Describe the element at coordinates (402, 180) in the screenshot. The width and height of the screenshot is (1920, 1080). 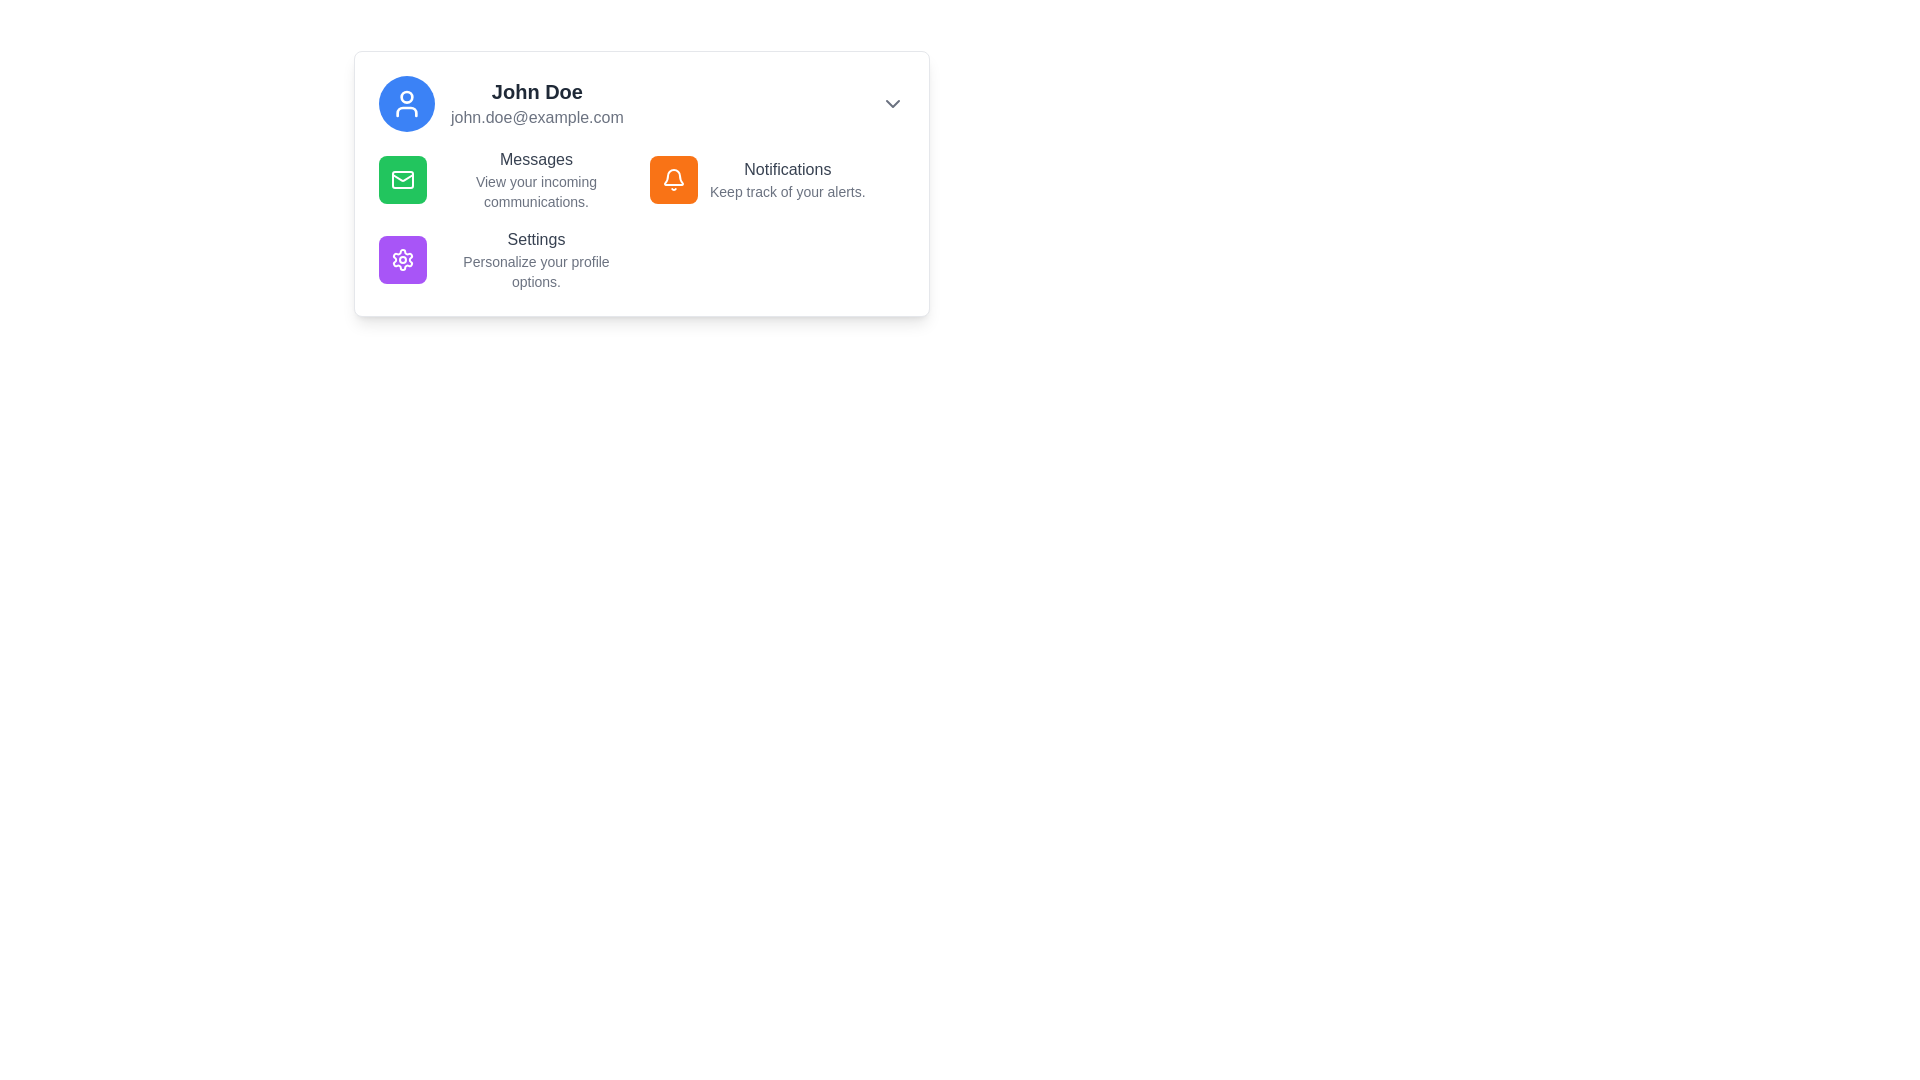
I see `the messaging icon located in the 'Messages' section, which is positioned to the left of the text 'Messages View your incoming communications.'` at that location.